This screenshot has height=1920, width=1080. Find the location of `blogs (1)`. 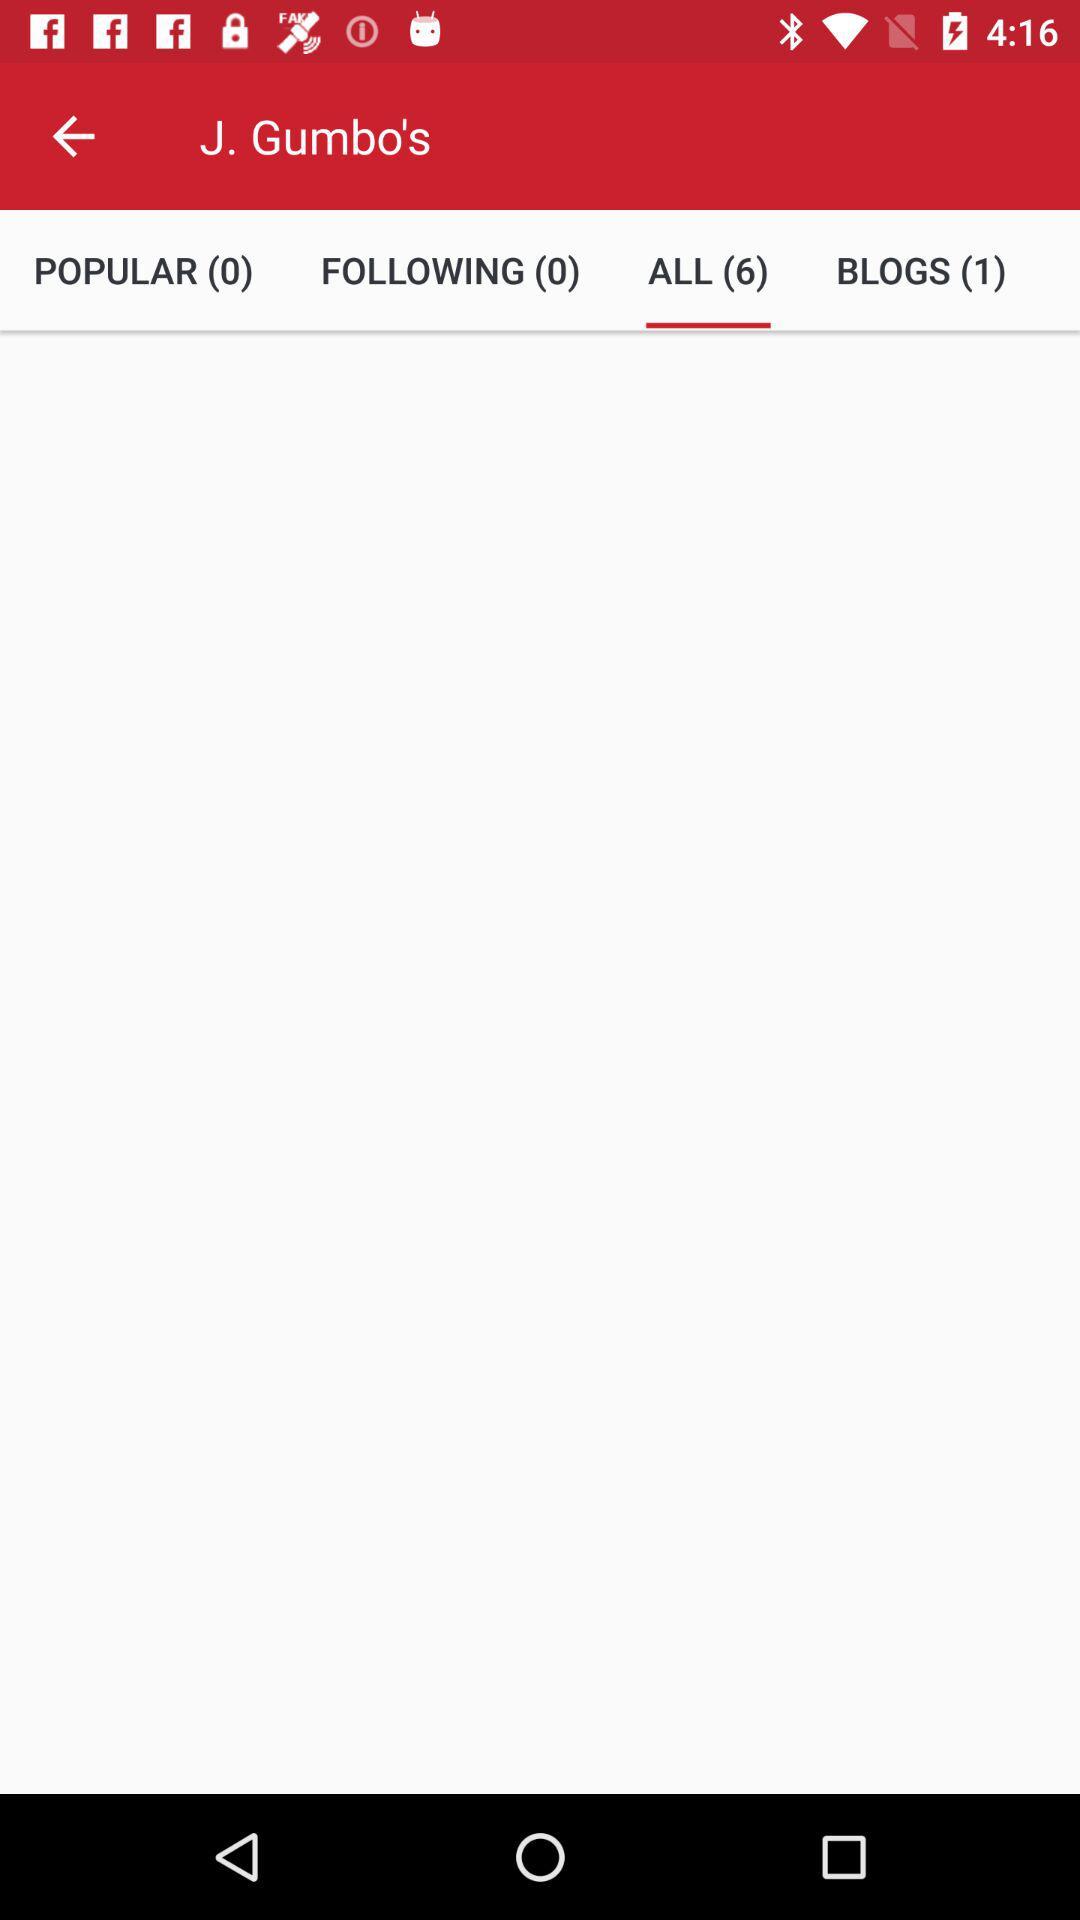

blogs (1) is located at coordinates (921, 269).